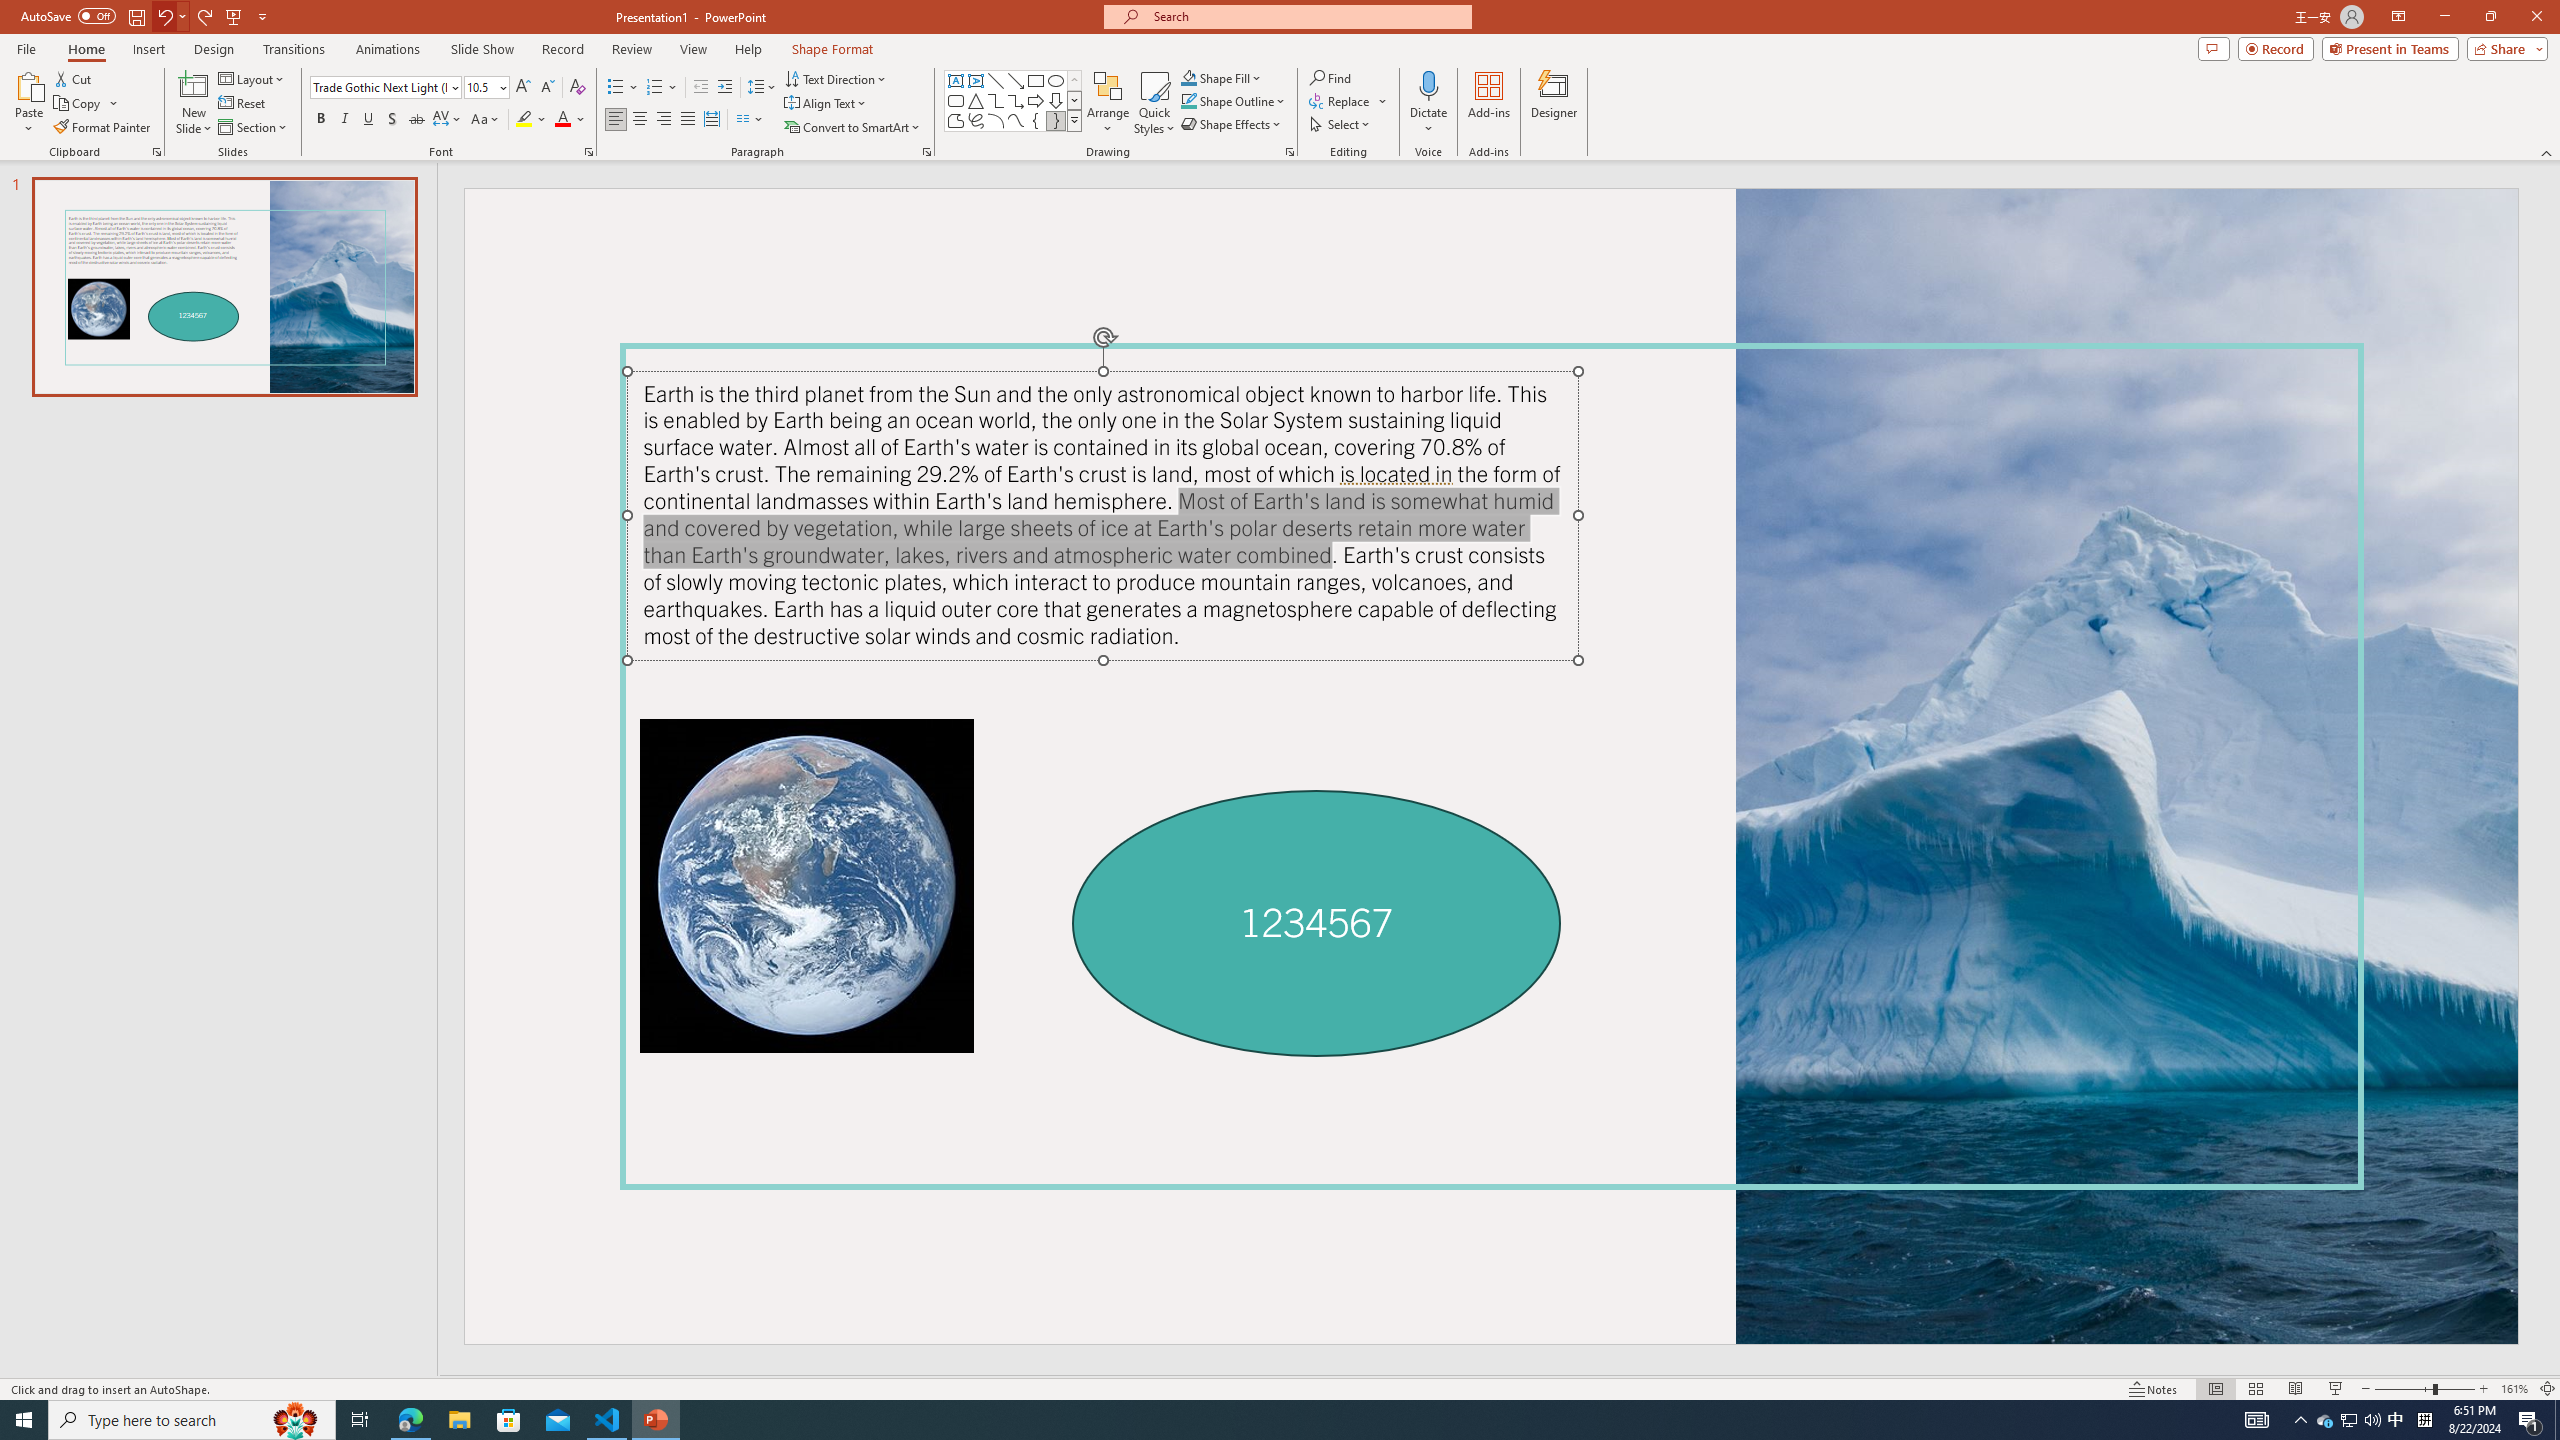 Image resolution: width=2560 pixels, height=1440 pixels. I want to click on 'Strikethrough', so click(416, 118).